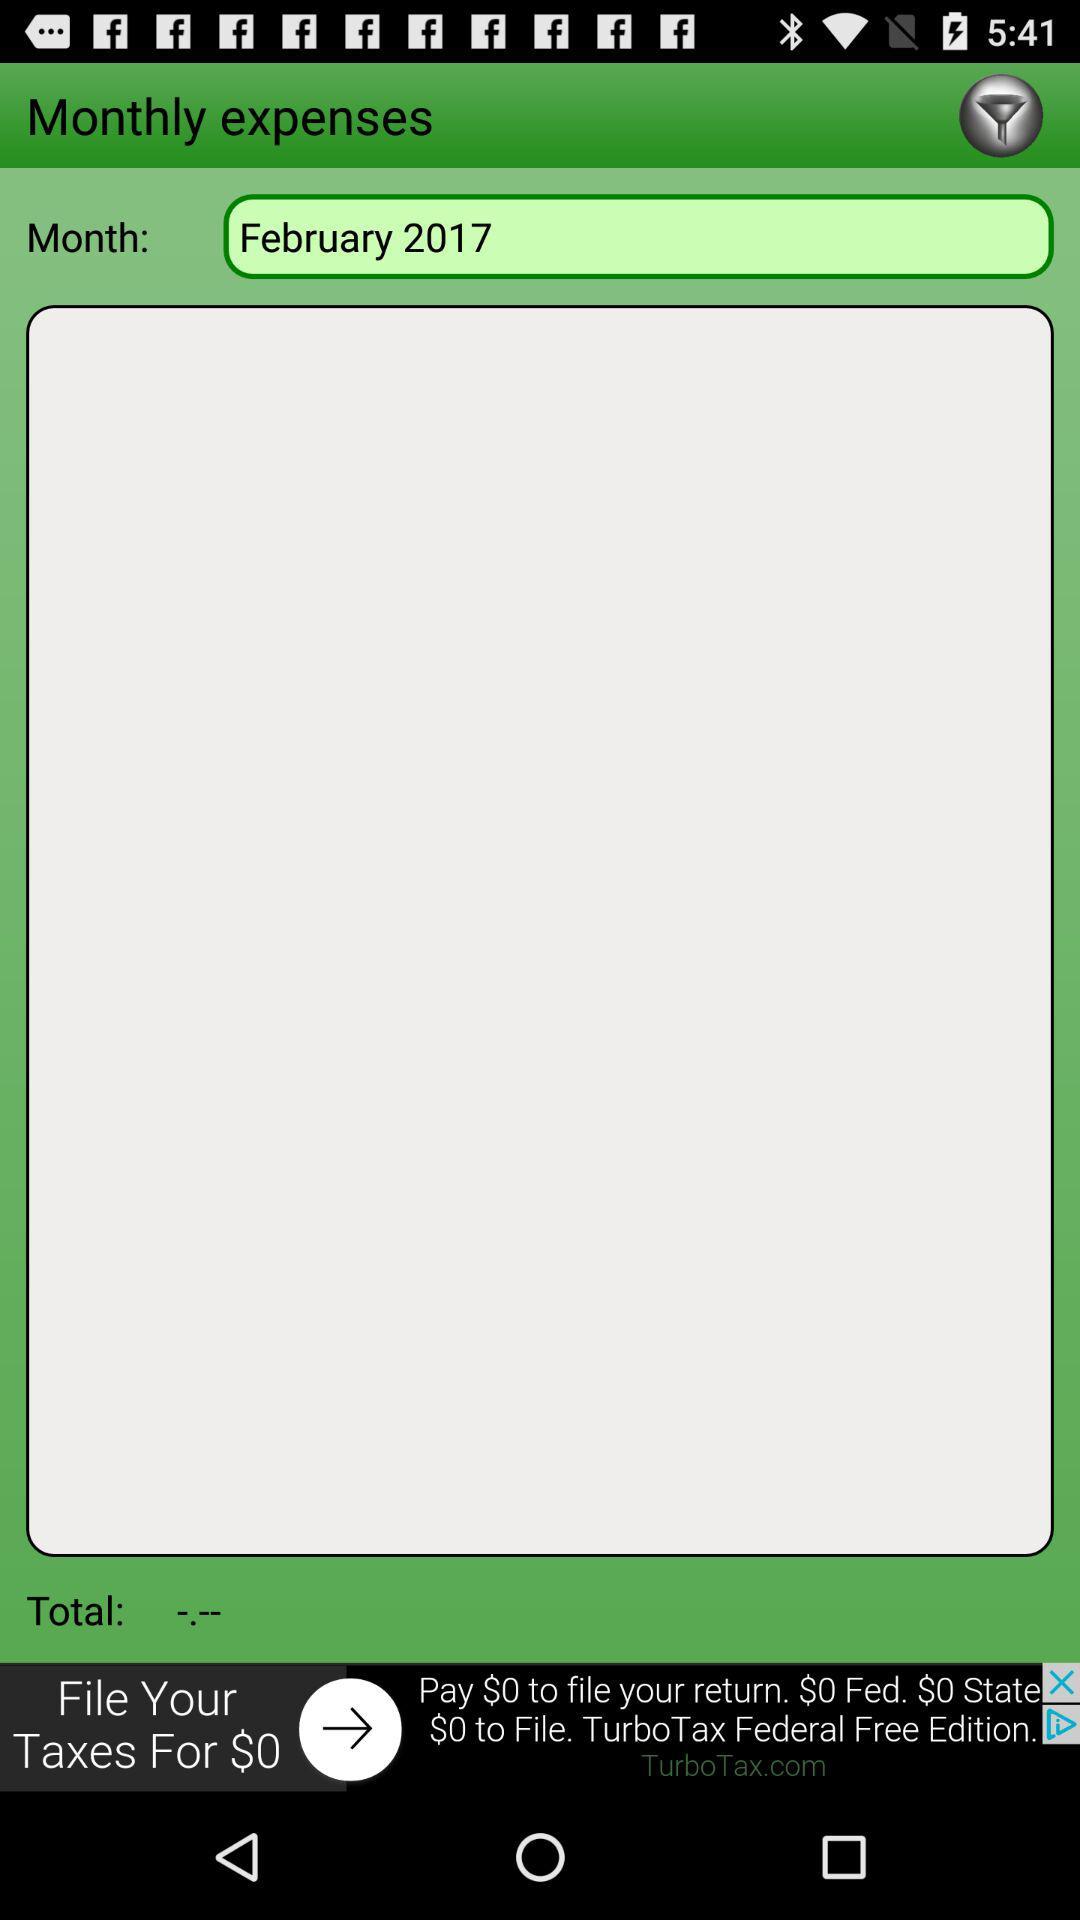  I want to click on search, so click(1001, 114).